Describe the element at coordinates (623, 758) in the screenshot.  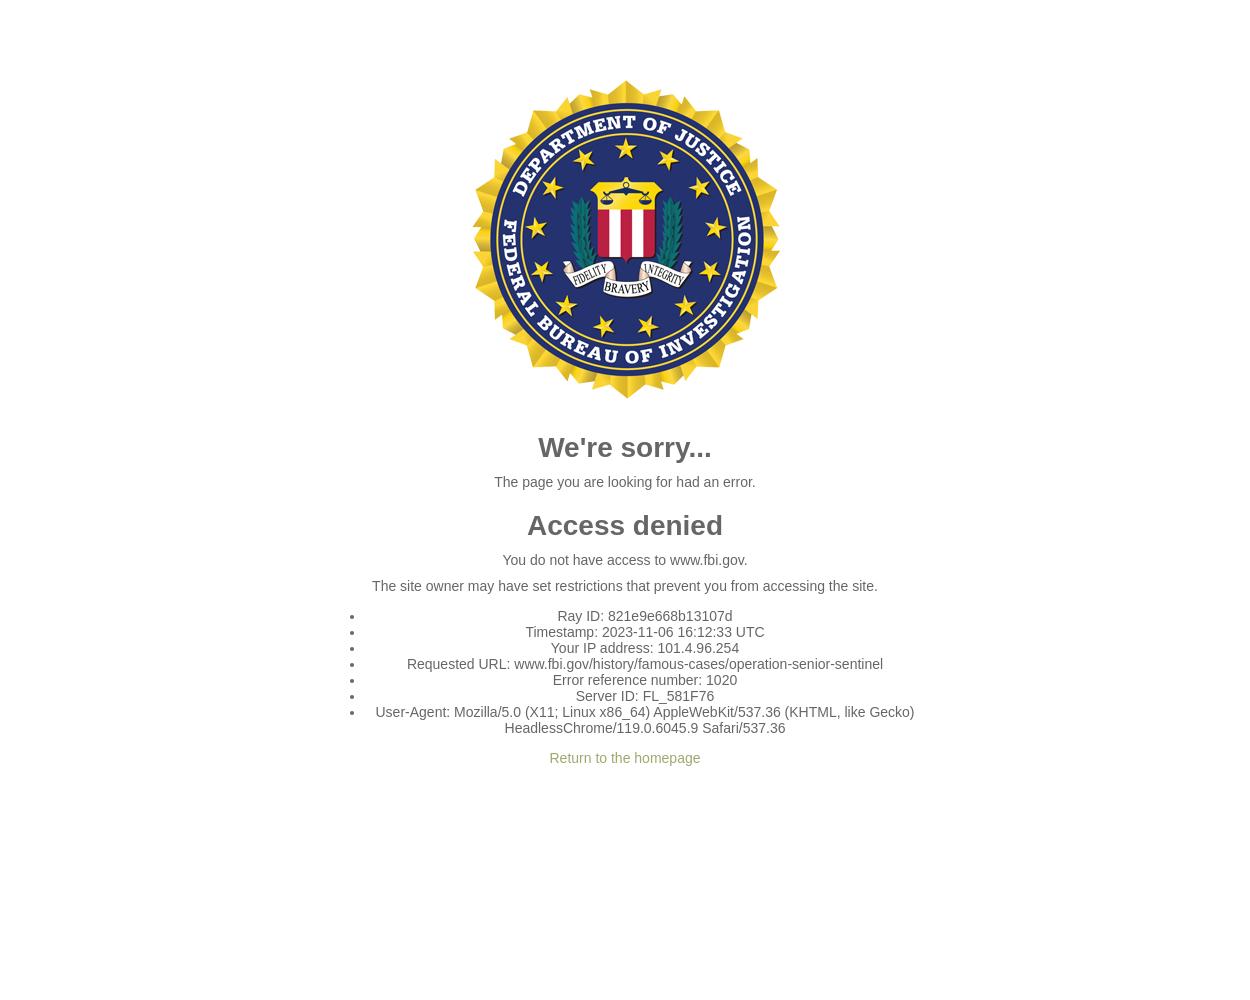
I see `'Return to the homepage'` at that location.